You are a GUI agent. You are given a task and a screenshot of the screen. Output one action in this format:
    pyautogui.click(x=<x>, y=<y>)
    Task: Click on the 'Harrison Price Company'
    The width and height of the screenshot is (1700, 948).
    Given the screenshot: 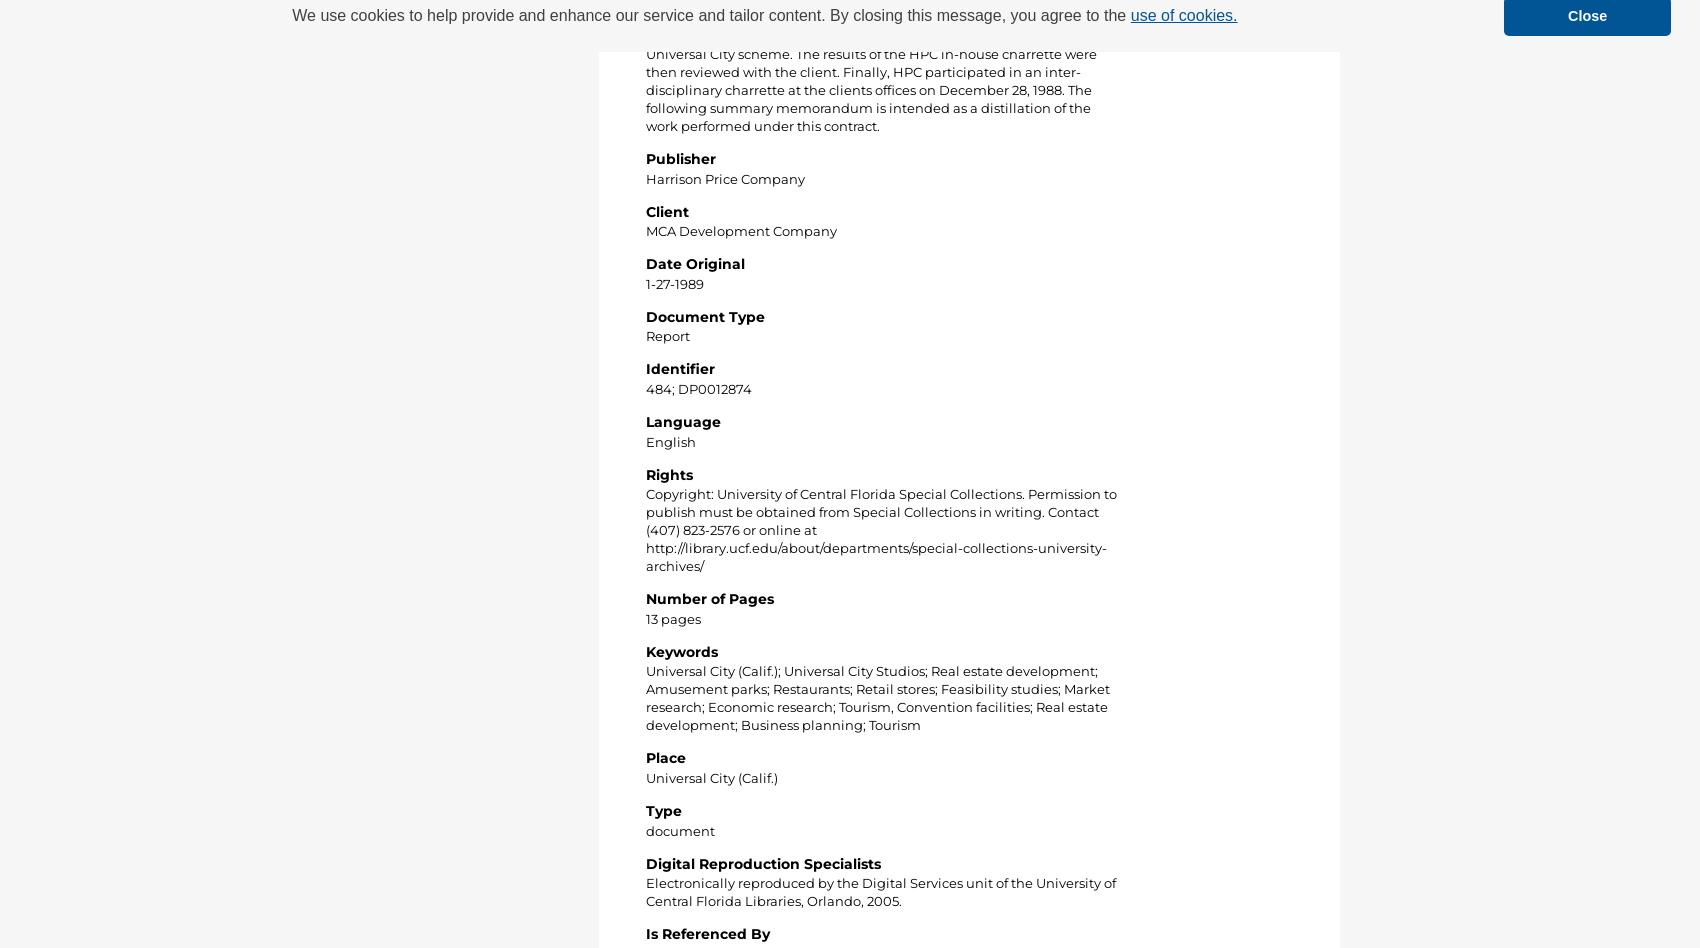 What is the action you would take?
    pyautogui.click(x=725, y=177)
    